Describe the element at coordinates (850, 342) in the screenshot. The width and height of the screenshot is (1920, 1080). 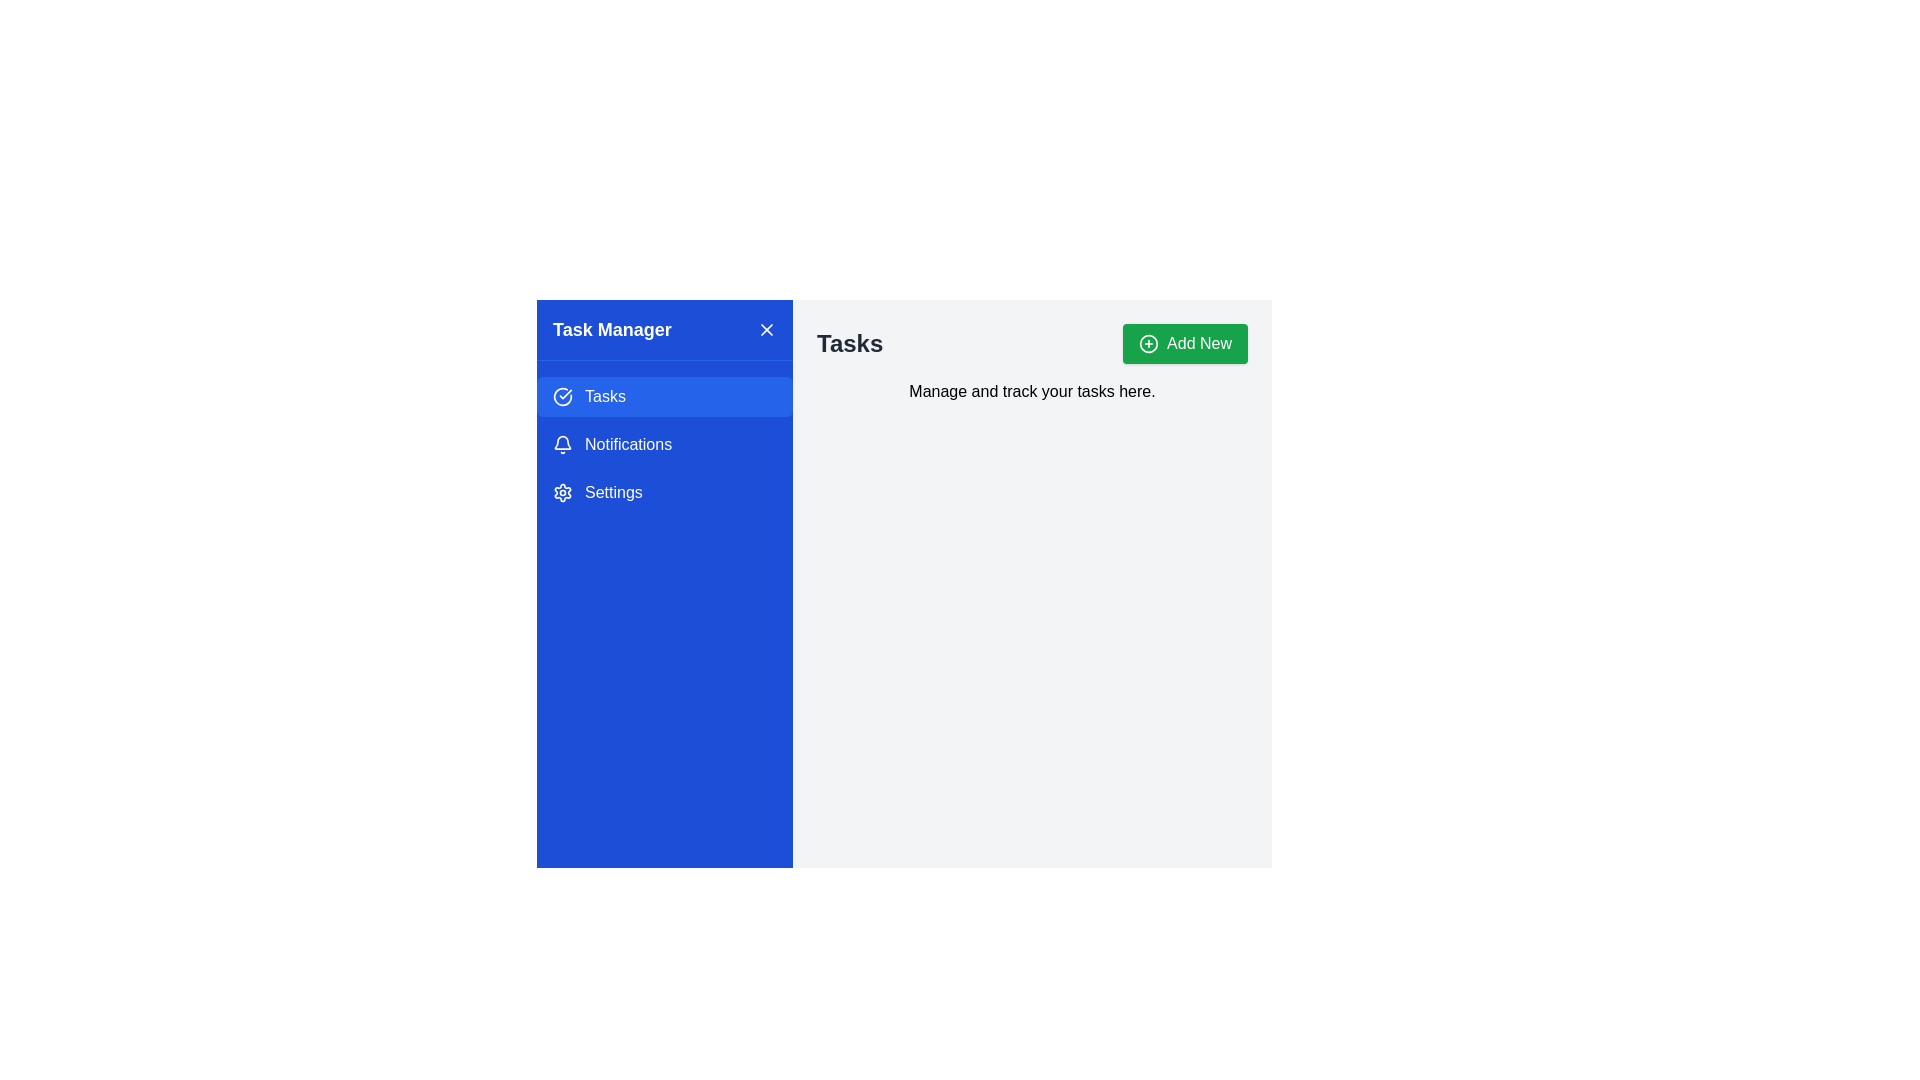
I see `the 'Tasks' text label, which is a bold and large header in grayish black color located on the right side of the blue navigation bar` at that location.